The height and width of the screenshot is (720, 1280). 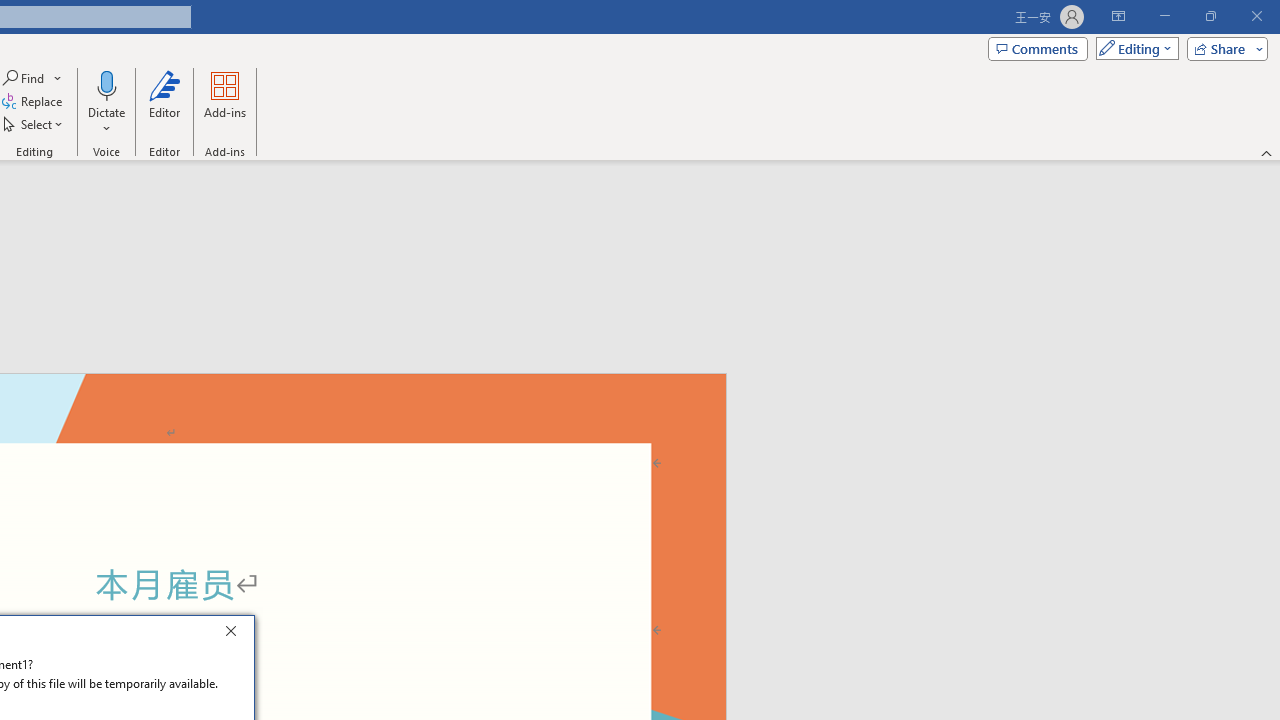 I want to click on 'More Options', so click(x=105, y=121).